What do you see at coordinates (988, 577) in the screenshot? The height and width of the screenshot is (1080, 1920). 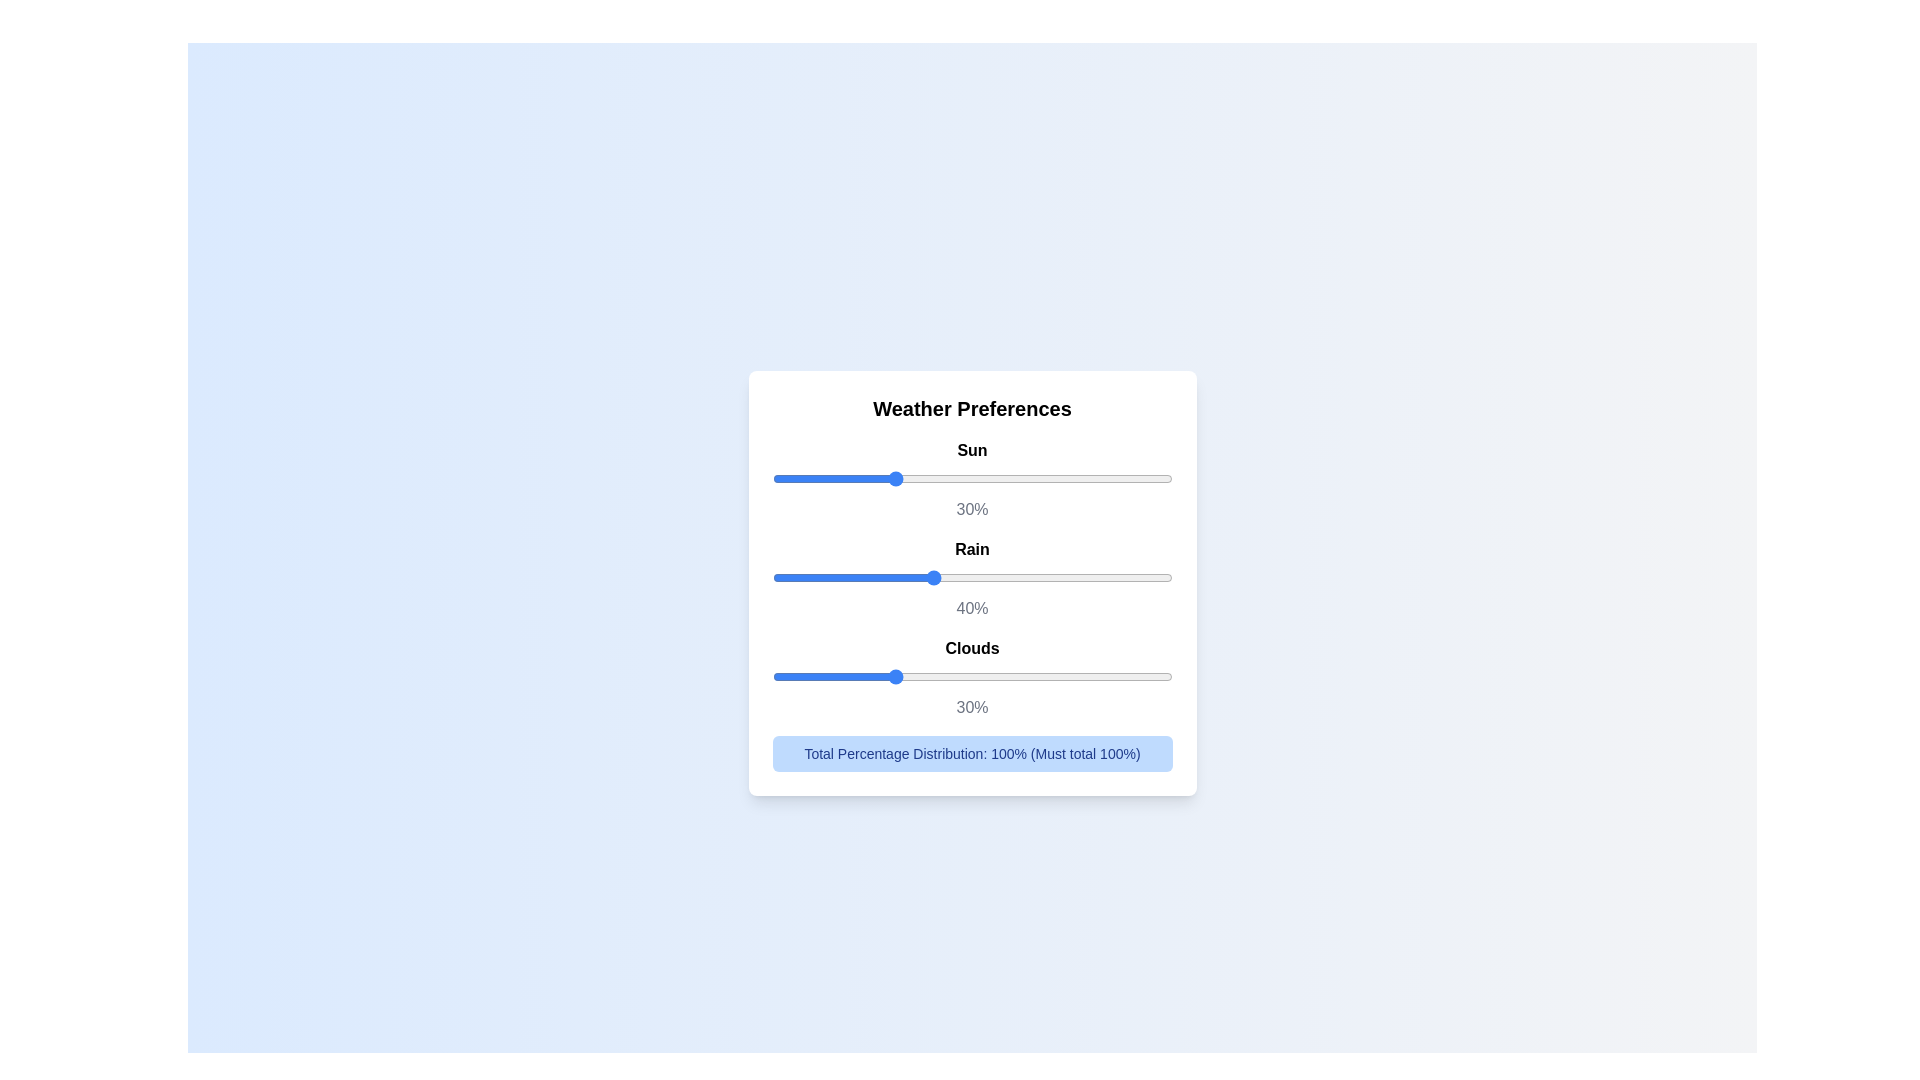 I see `the slider for 1 to set the percentage to 4` at bounding box center [988, 577].